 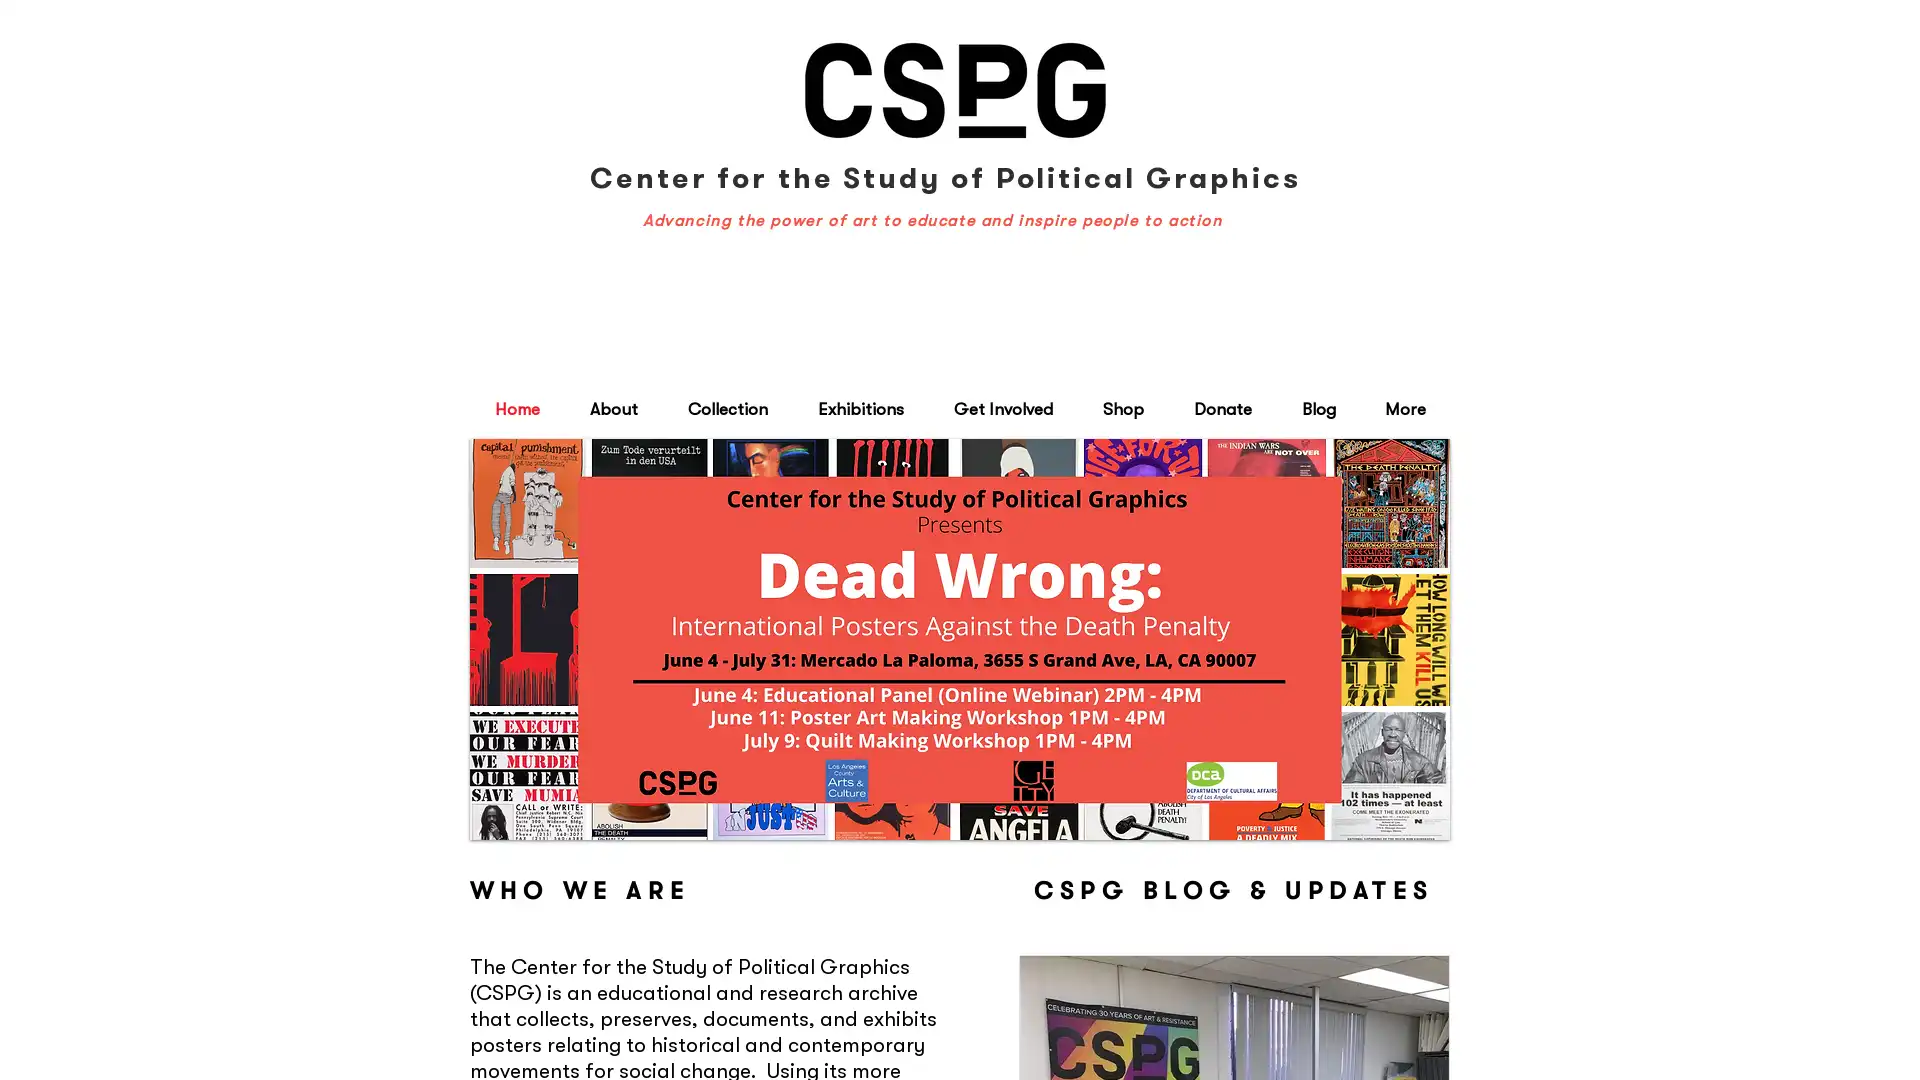 What do you see at coordinates (1406, 639) in the screenshot?
I see `next` at bounding box center [1406, 639].